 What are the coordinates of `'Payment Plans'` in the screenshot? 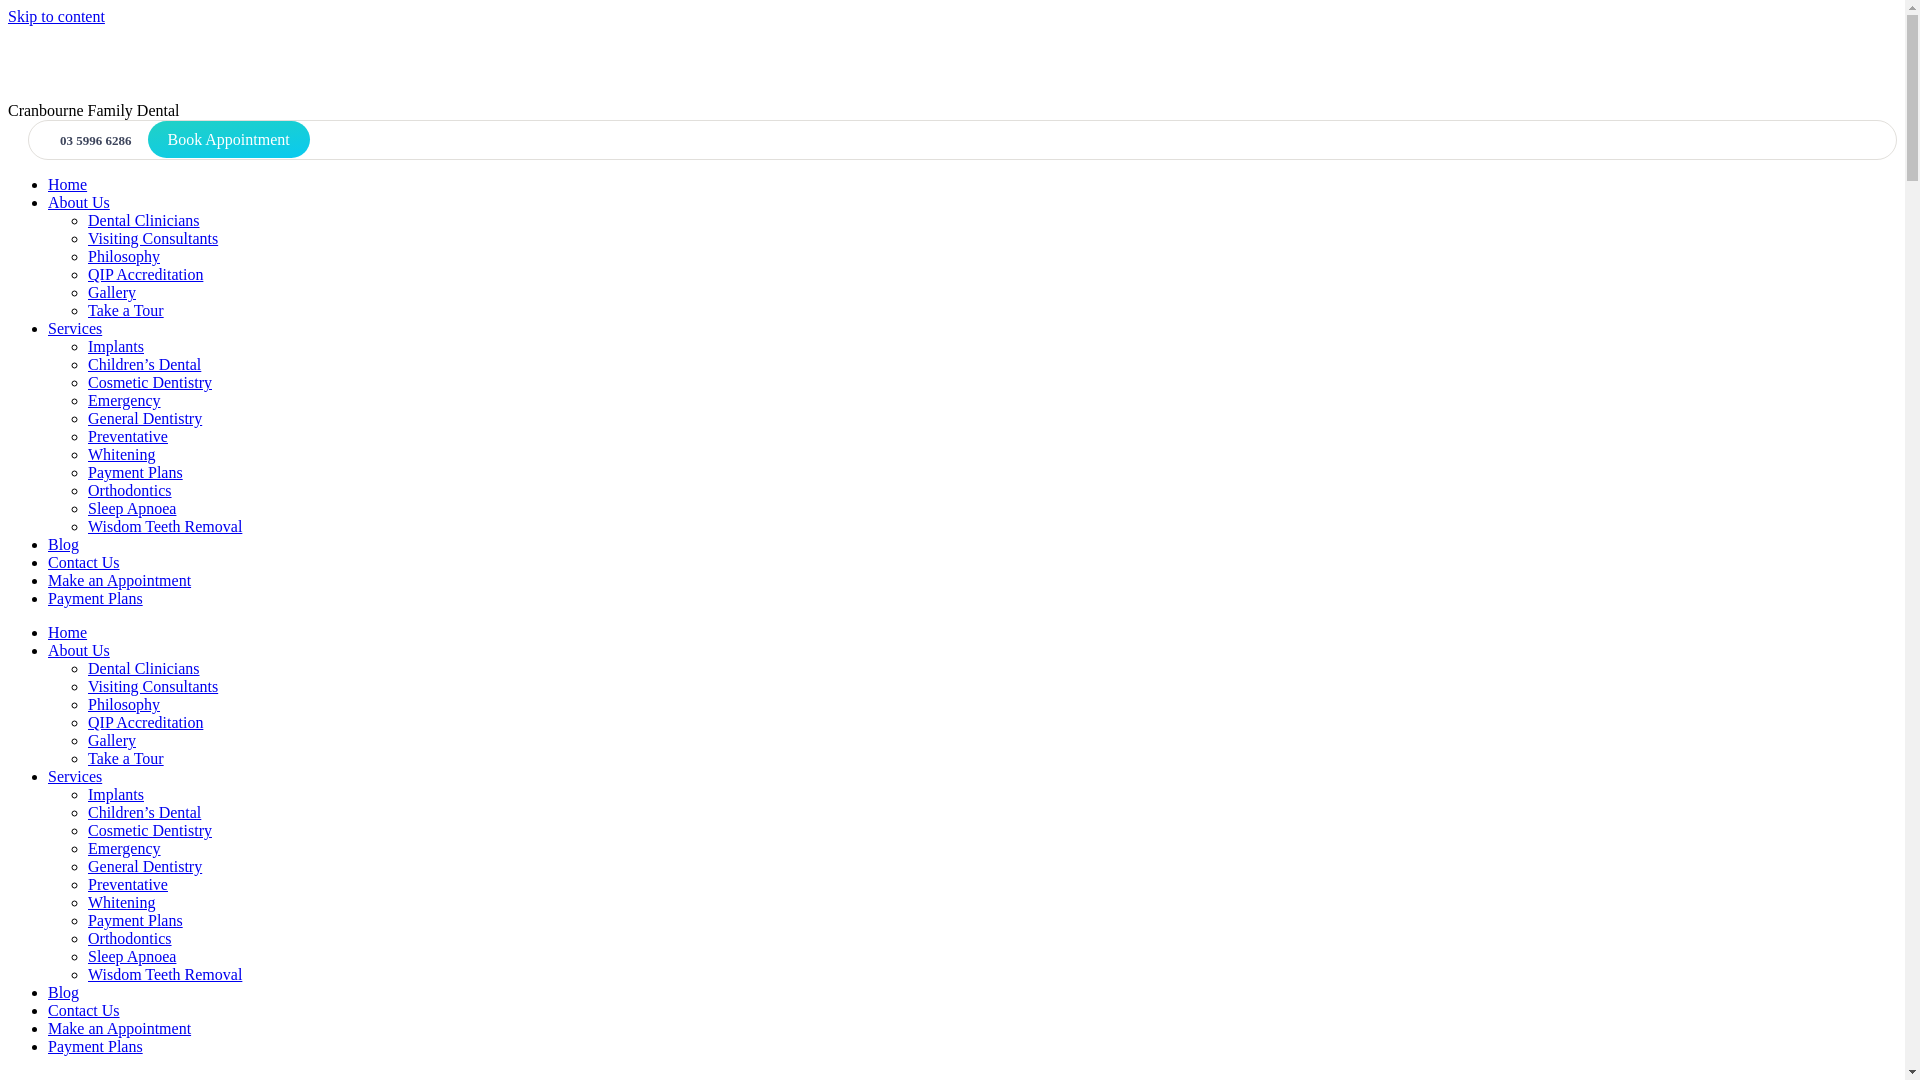 It's located at (94, 597).